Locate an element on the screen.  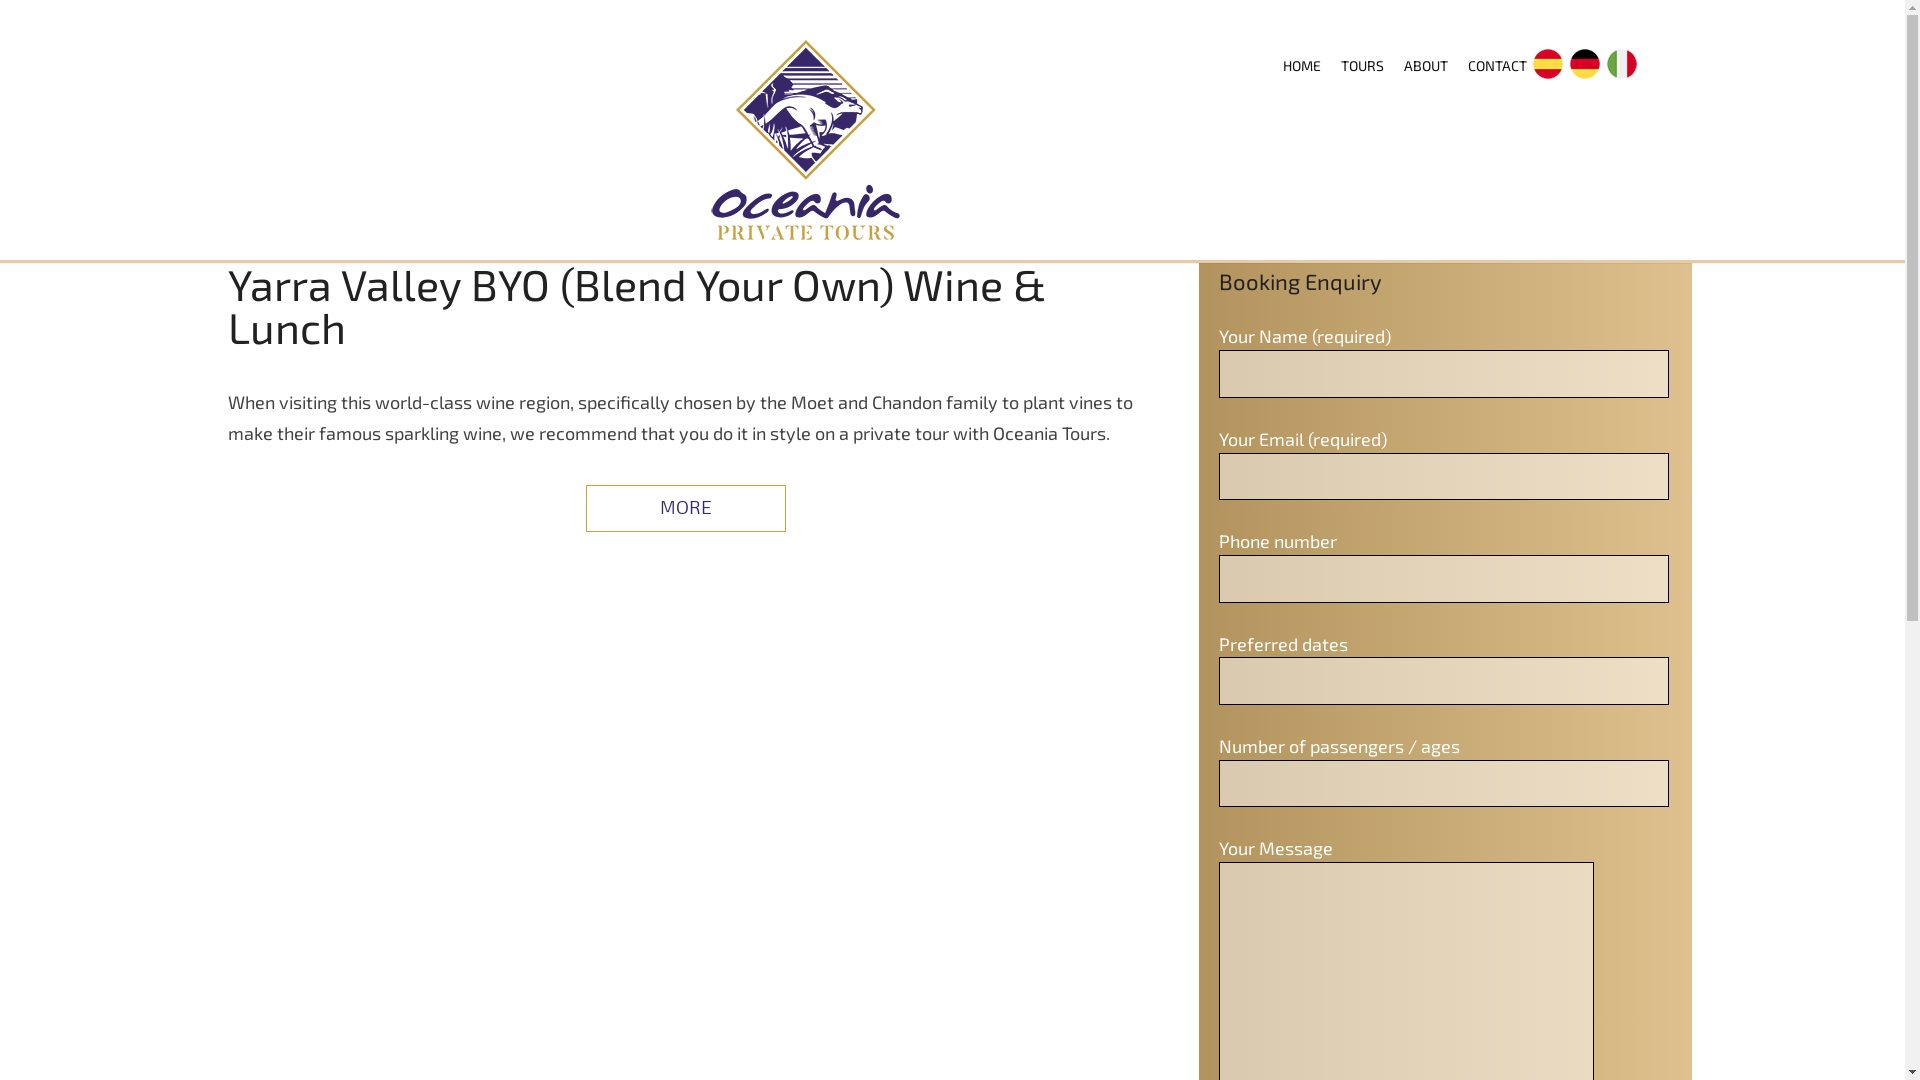
'CONTACT' is located at coordinates (1448, 64).